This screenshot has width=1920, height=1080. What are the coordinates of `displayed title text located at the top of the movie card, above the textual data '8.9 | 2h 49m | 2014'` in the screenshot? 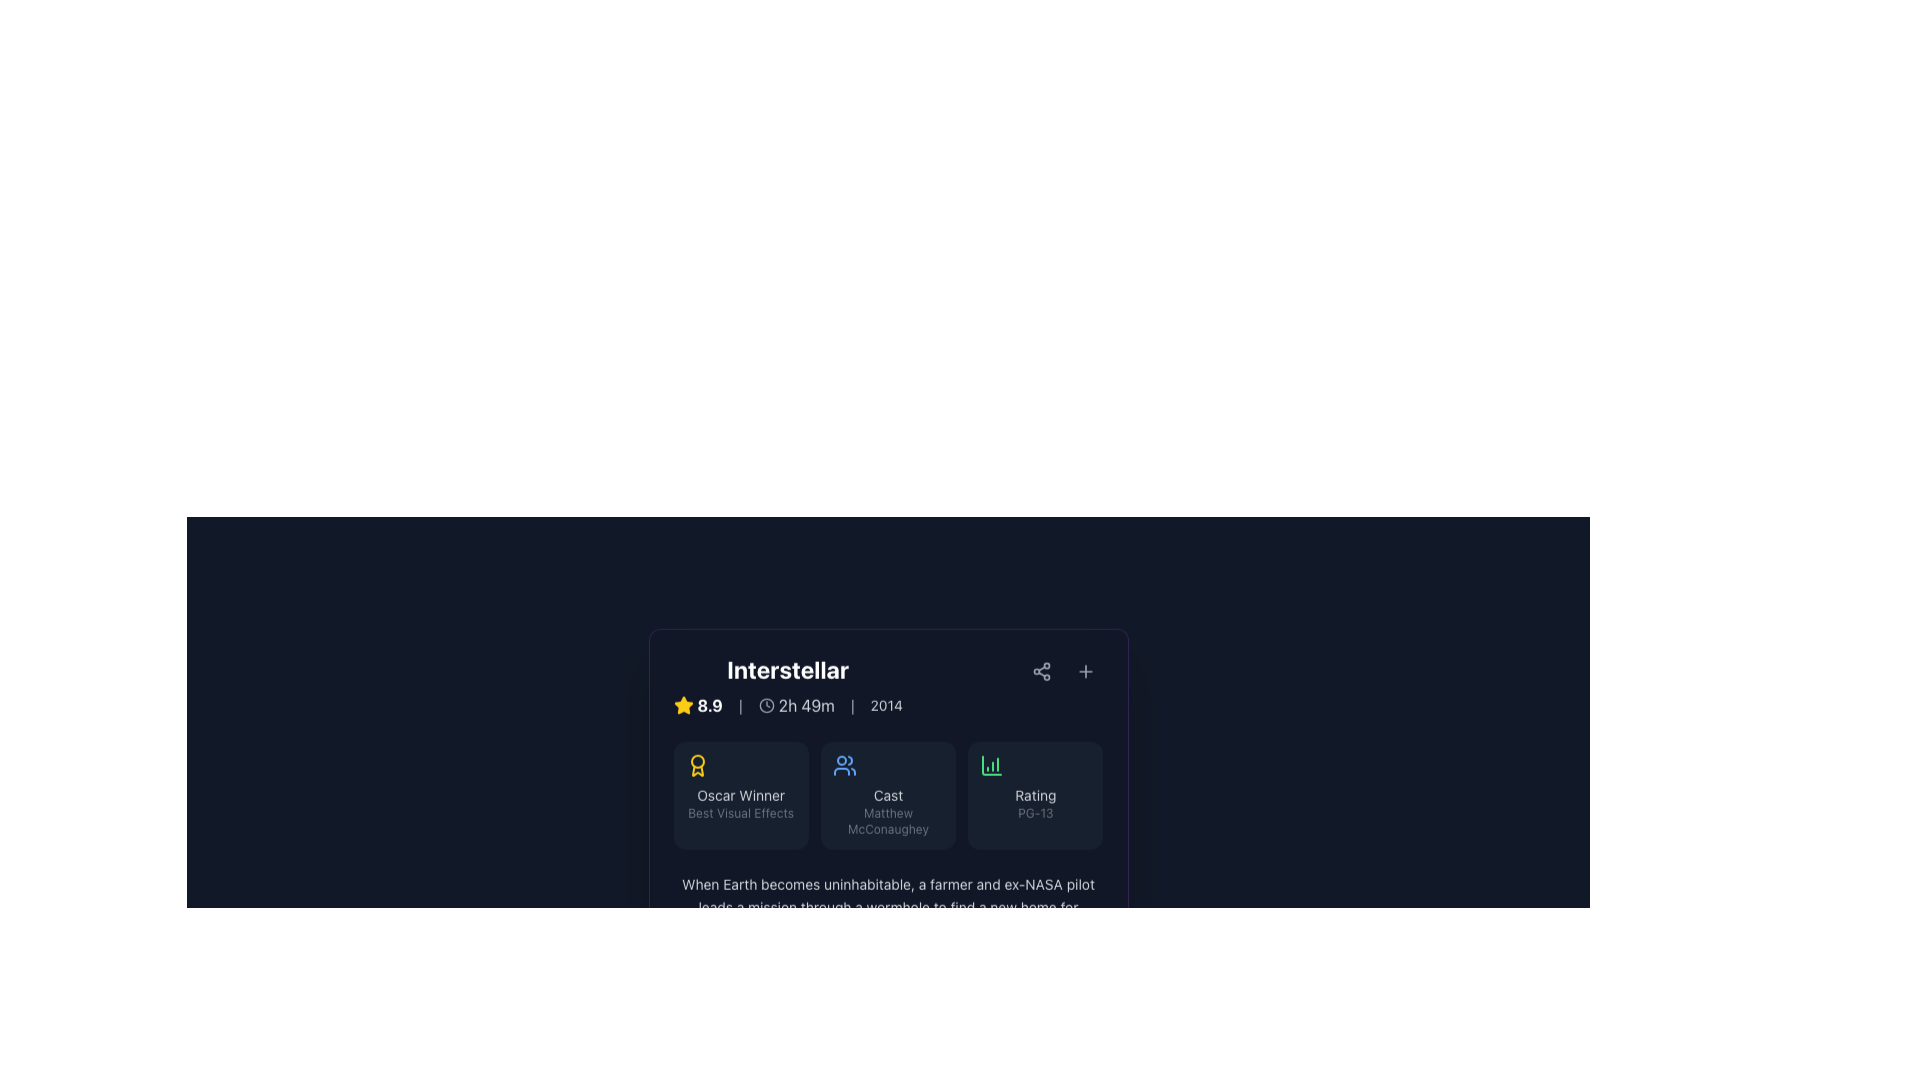 It's located at (787, 669).